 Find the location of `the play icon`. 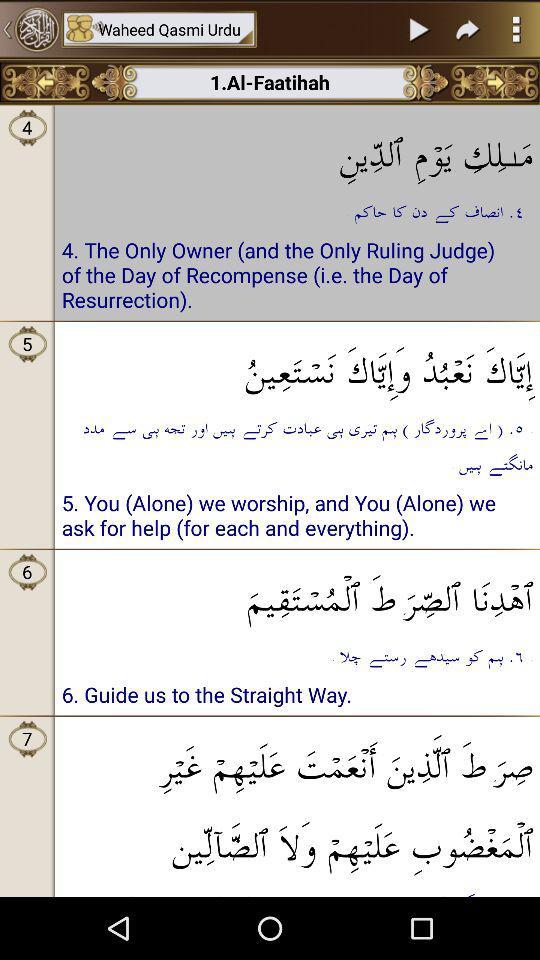

the play icon is located at coordinates (419, 30).